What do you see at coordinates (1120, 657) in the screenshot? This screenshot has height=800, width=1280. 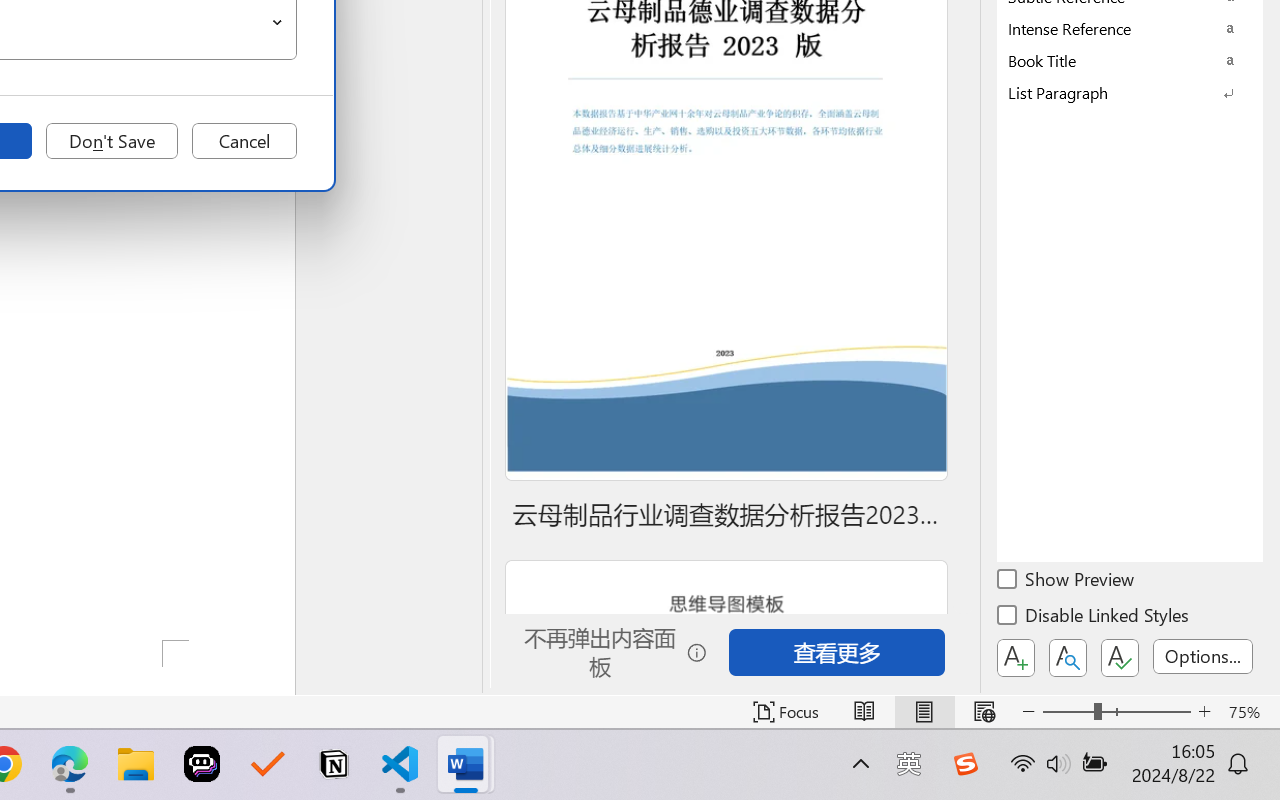 I see `'Class: NetUIButton'` at bounding box center [1120, 657].